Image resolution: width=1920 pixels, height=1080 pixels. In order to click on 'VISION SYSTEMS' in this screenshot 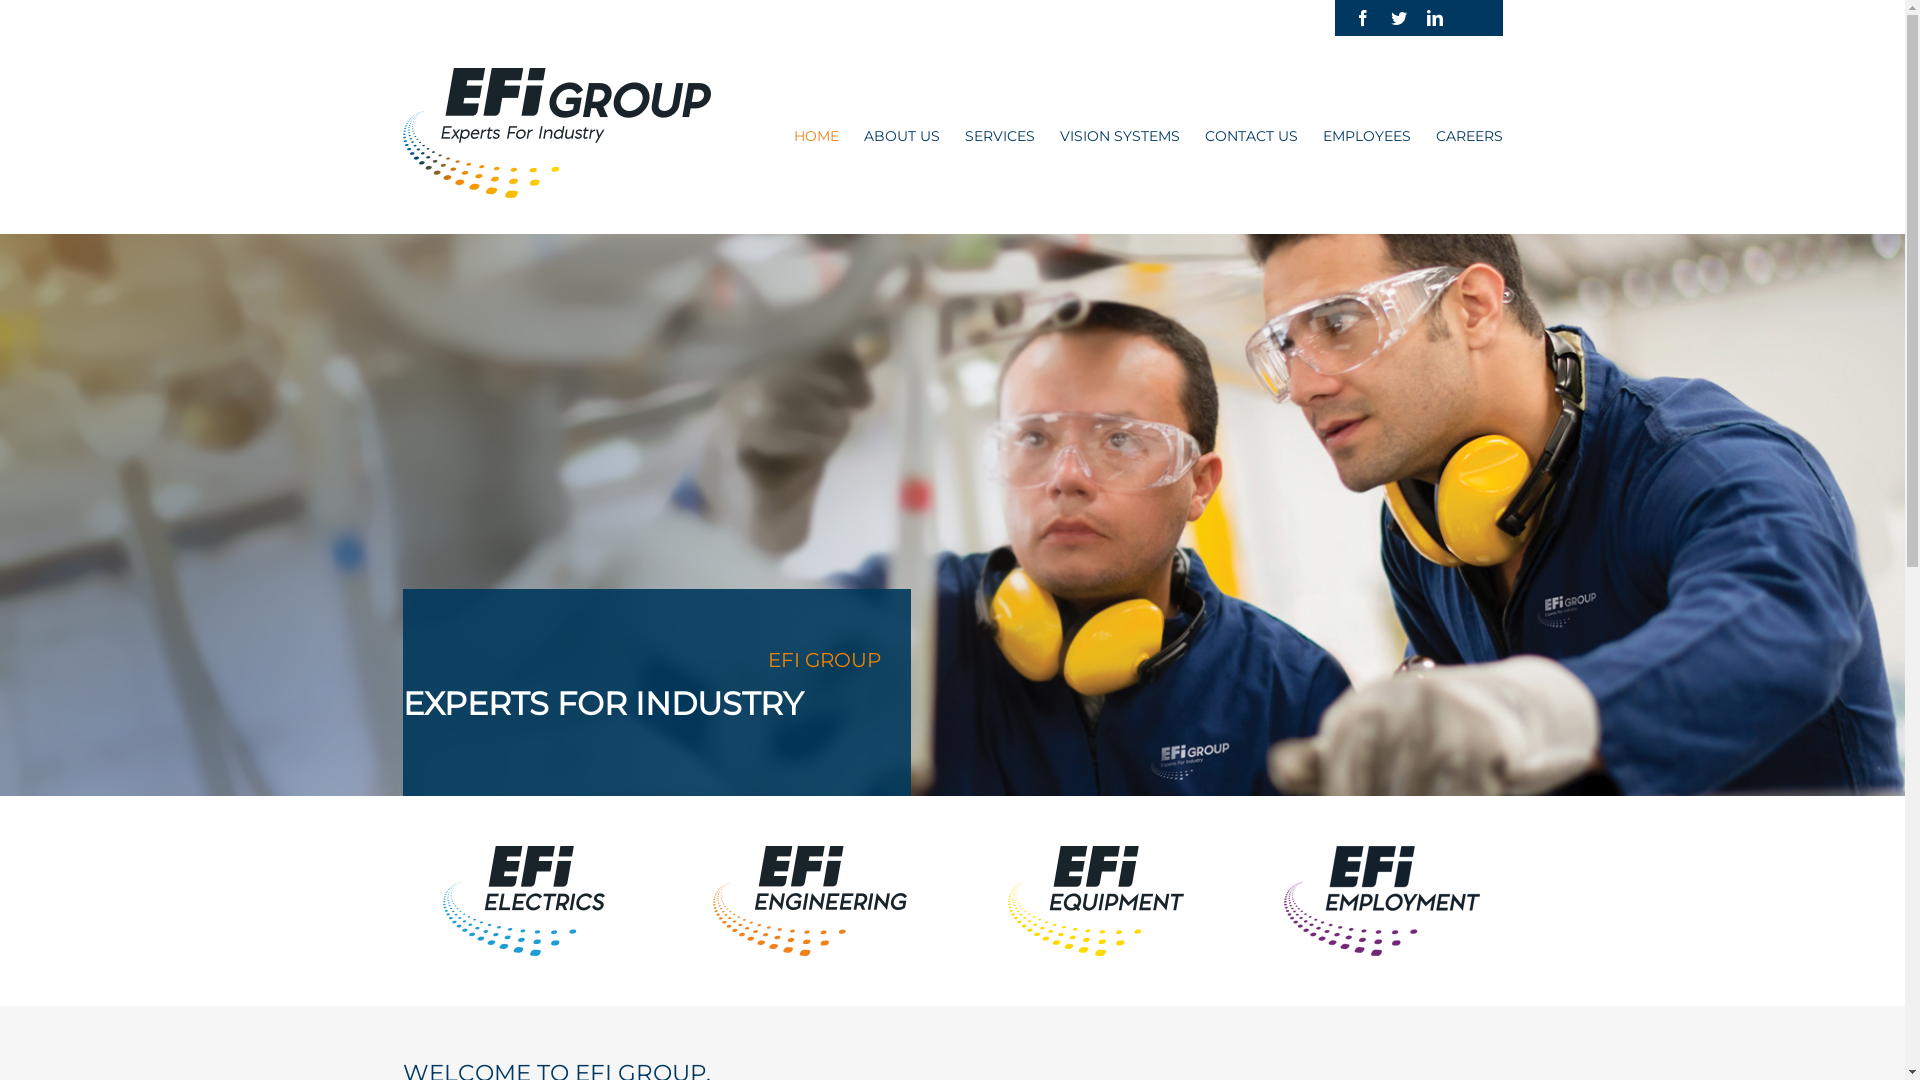, I will do `click(1118, 135)`.